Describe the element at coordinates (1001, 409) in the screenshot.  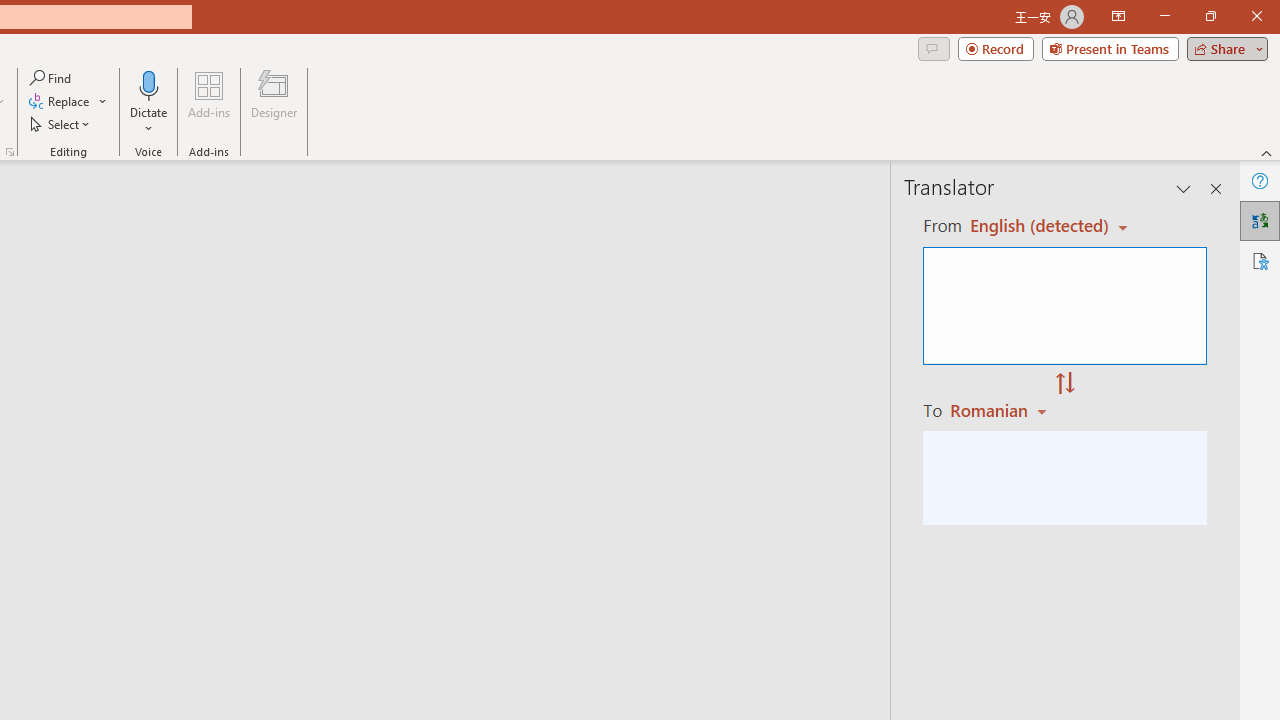
I see `'Romanian'` at that location.